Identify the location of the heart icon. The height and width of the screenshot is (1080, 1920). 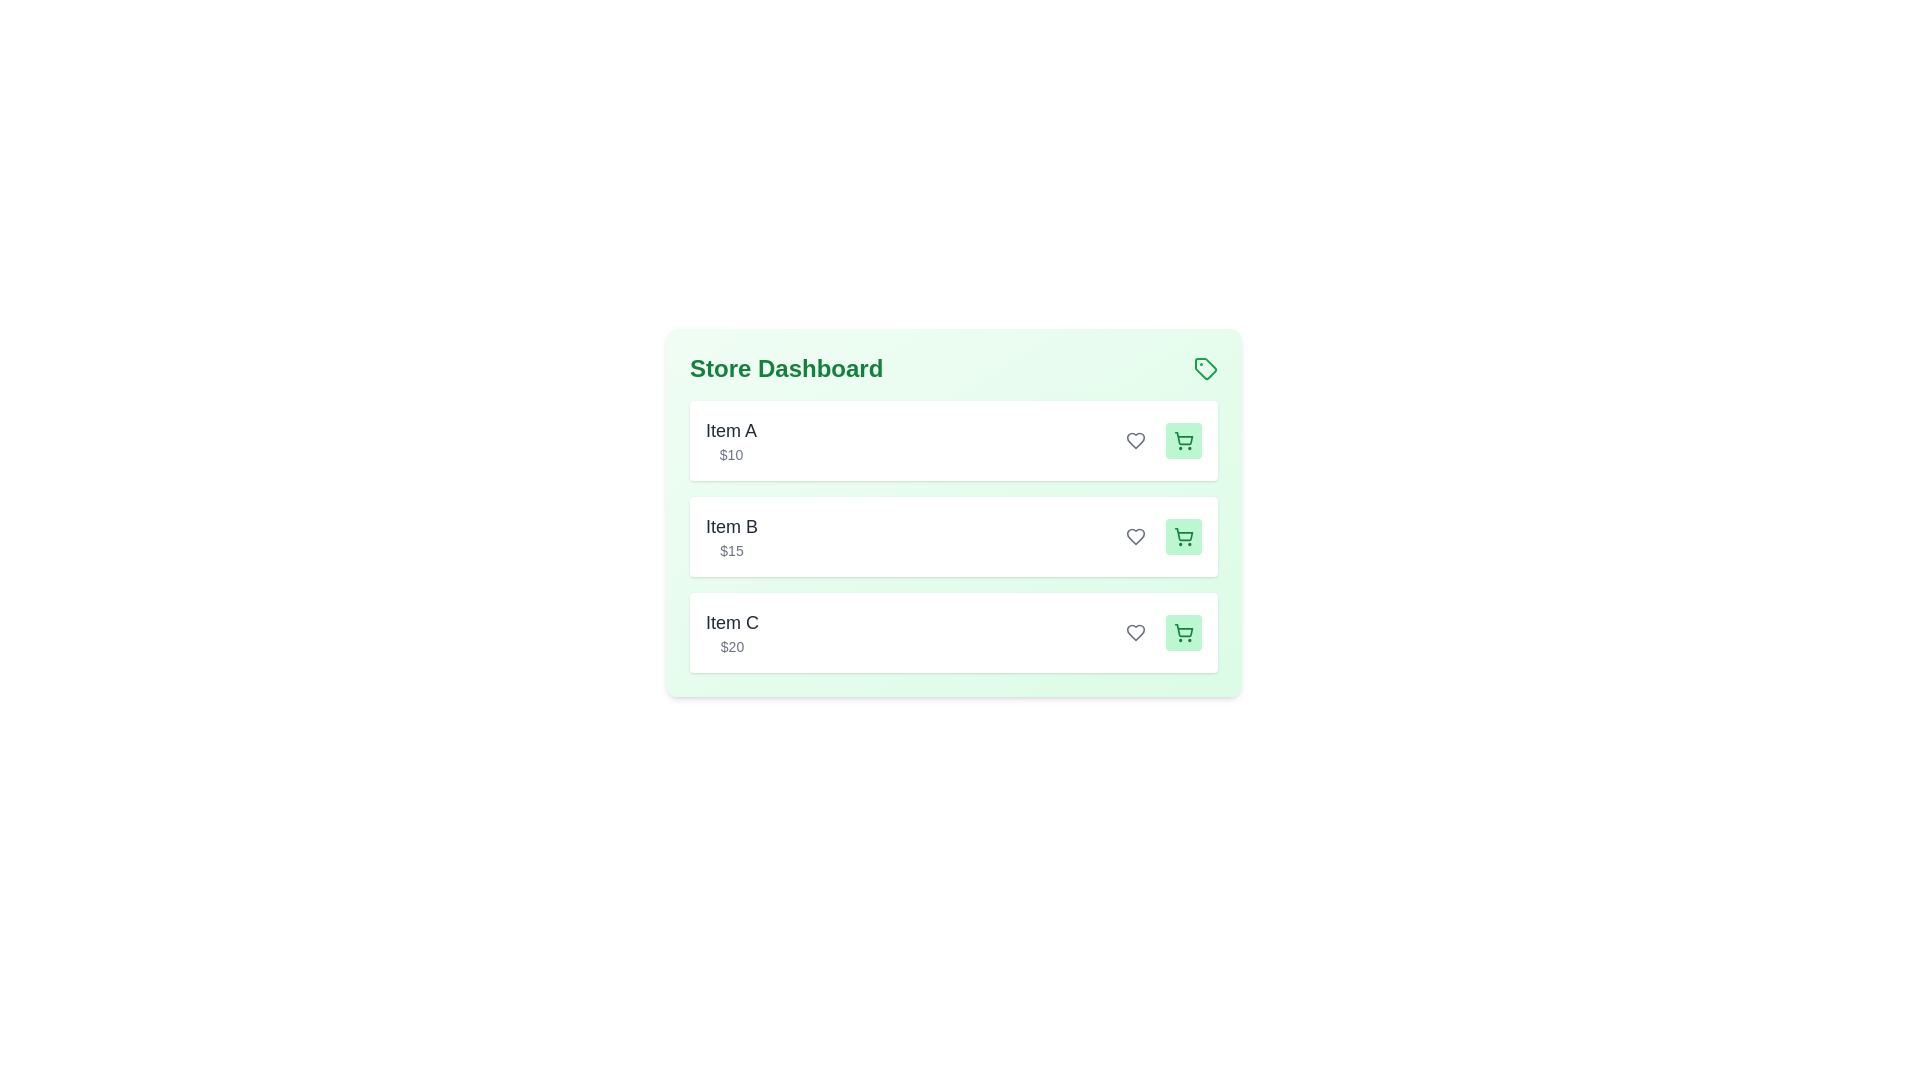
(1136, 632).